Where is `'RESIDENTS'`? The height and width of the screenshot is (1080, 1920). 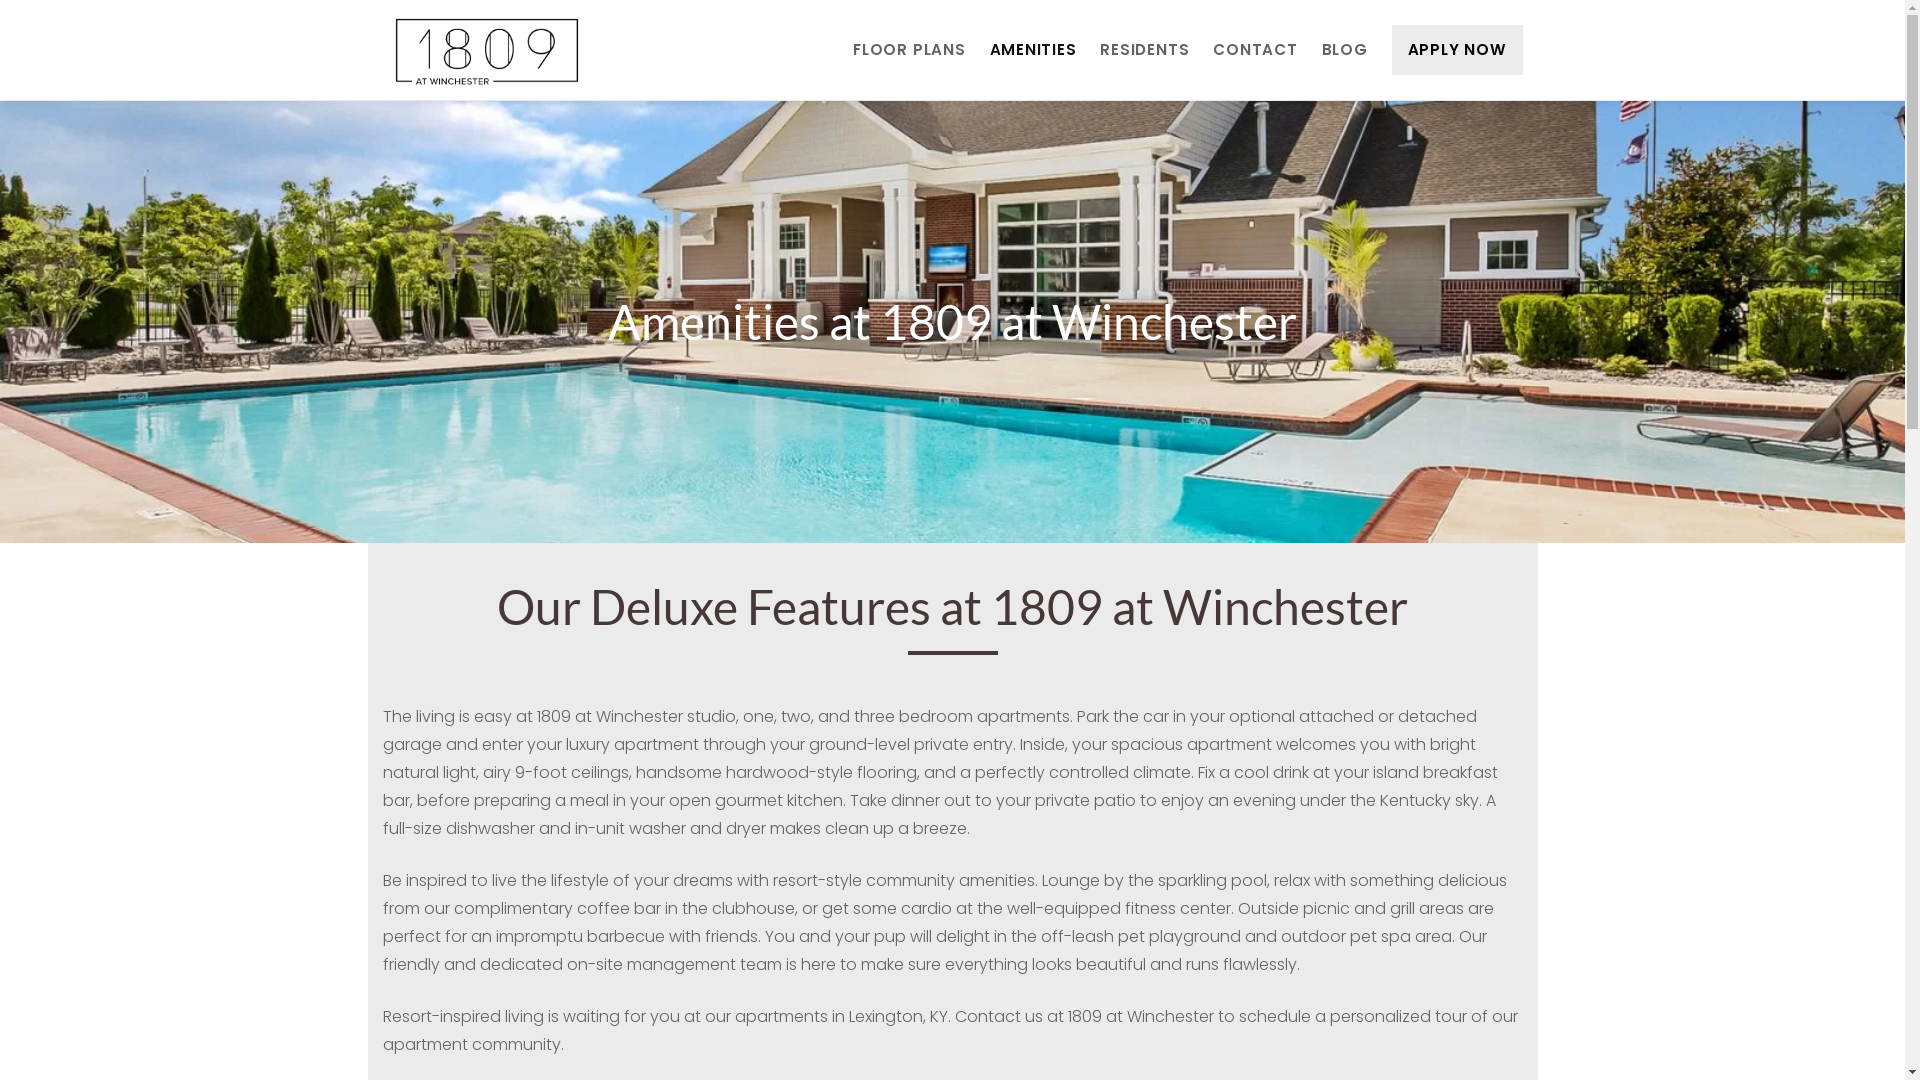 'RESIDENTS' is located at coordinates (1144, 49).